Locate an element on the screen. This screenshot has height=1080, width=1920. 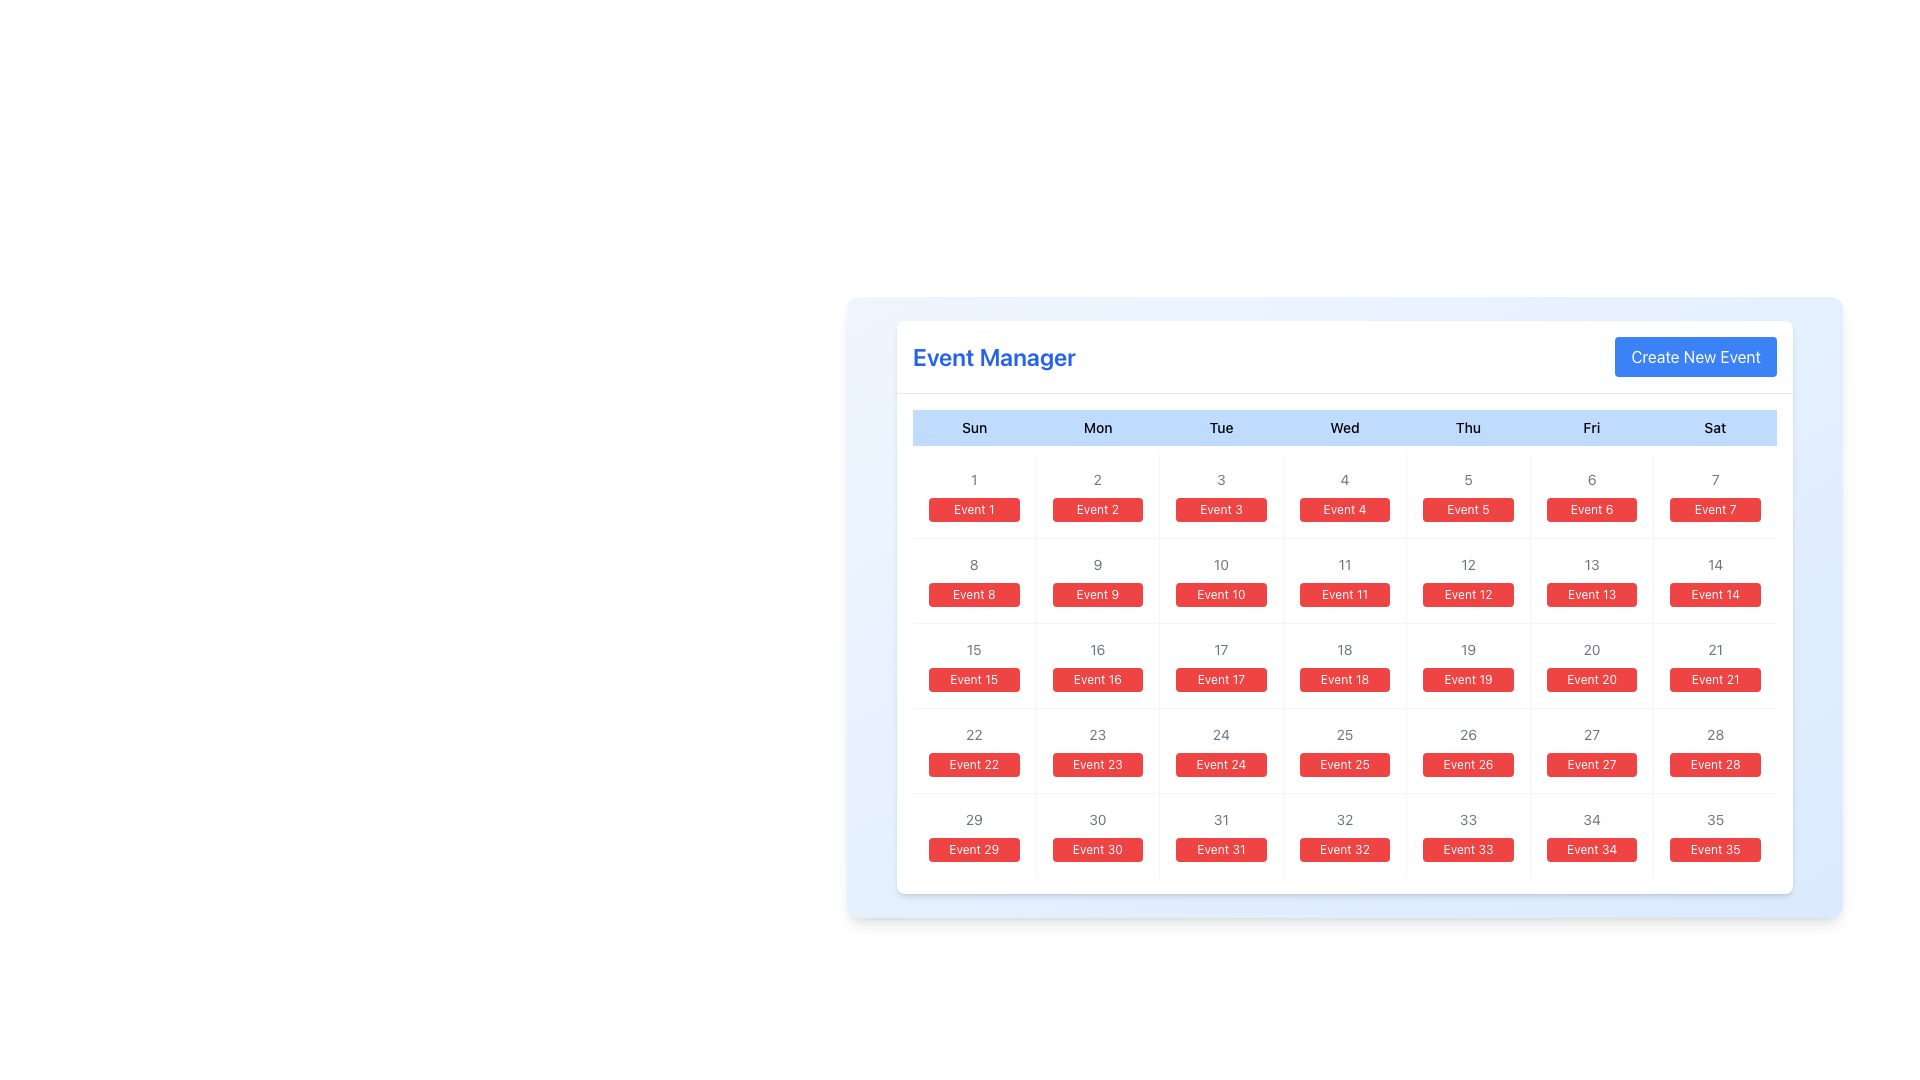
the button representing an event or appointment in the calendar view located in the second row, first column beneath 'Sun' is located at coordinates (974, 593).